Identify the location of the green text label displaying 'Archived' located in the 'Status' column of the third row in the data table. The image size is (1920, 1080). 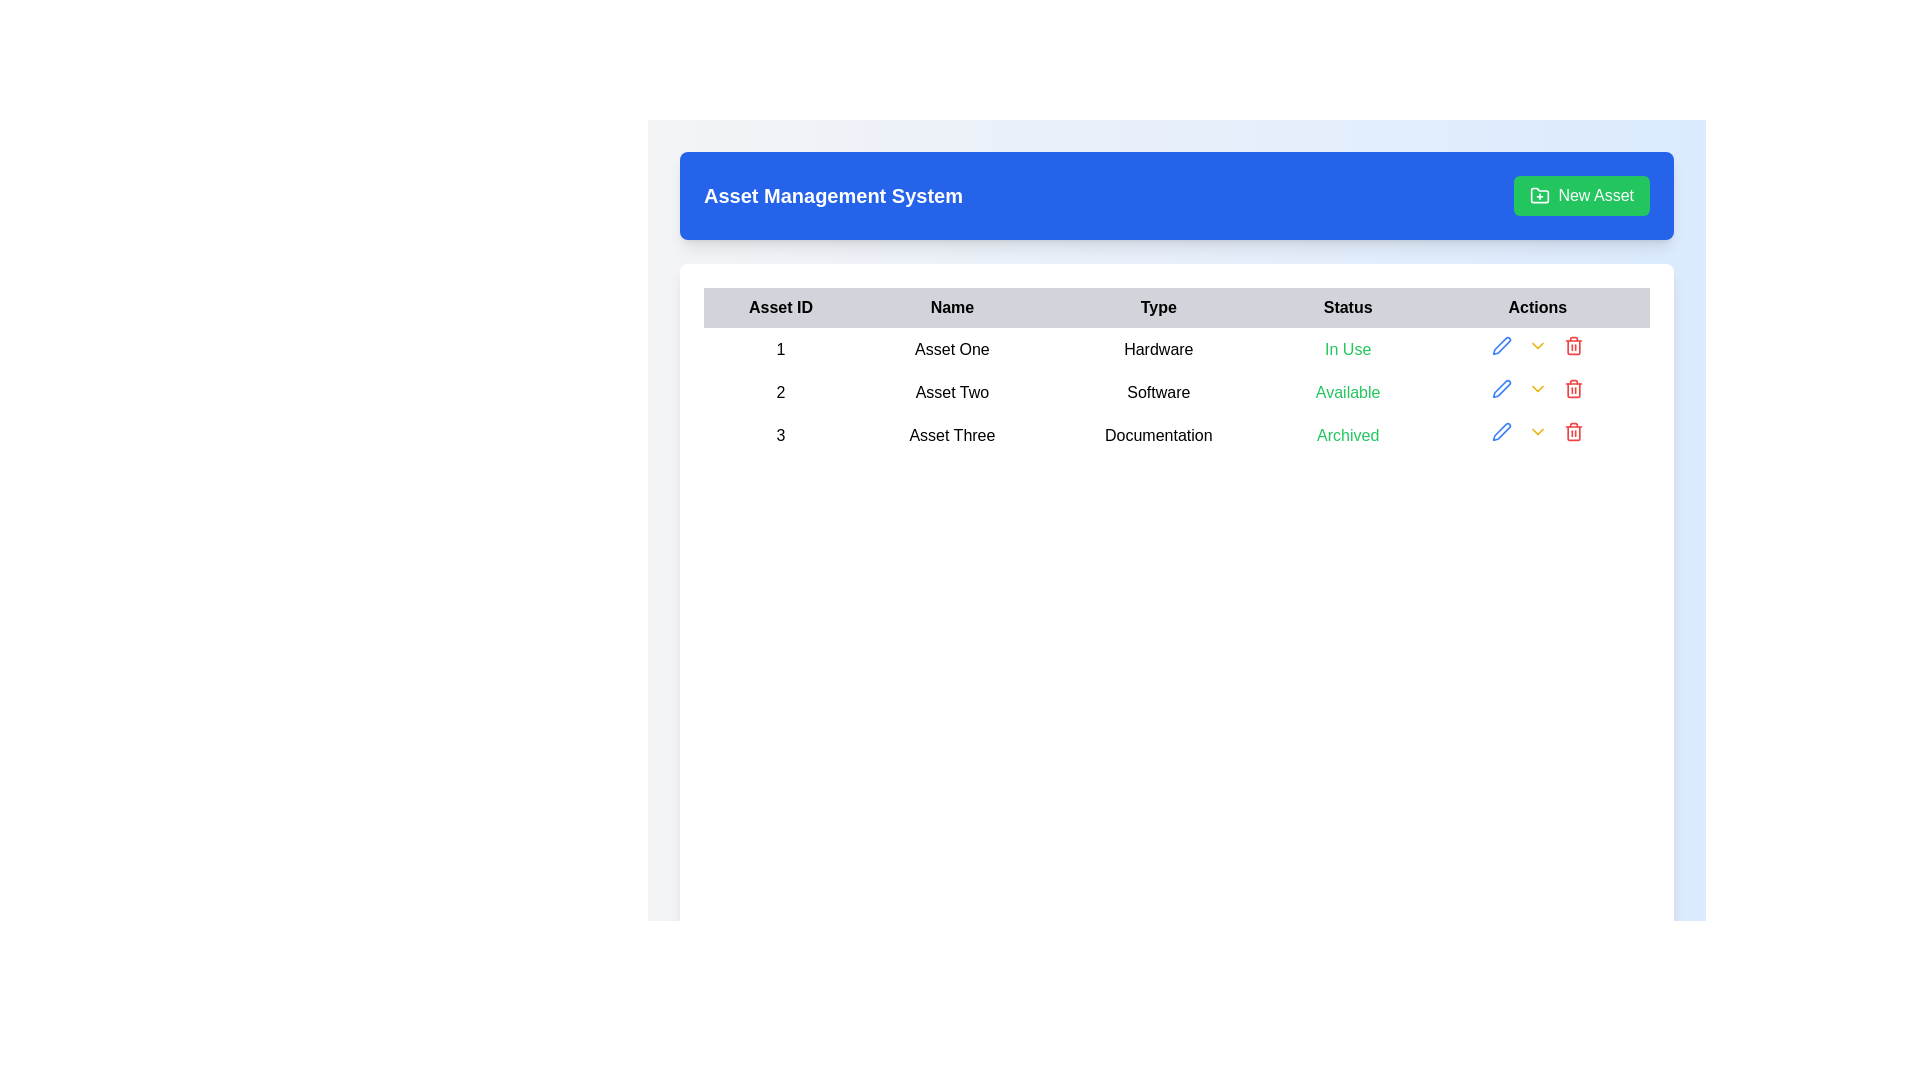
(1348, 434).